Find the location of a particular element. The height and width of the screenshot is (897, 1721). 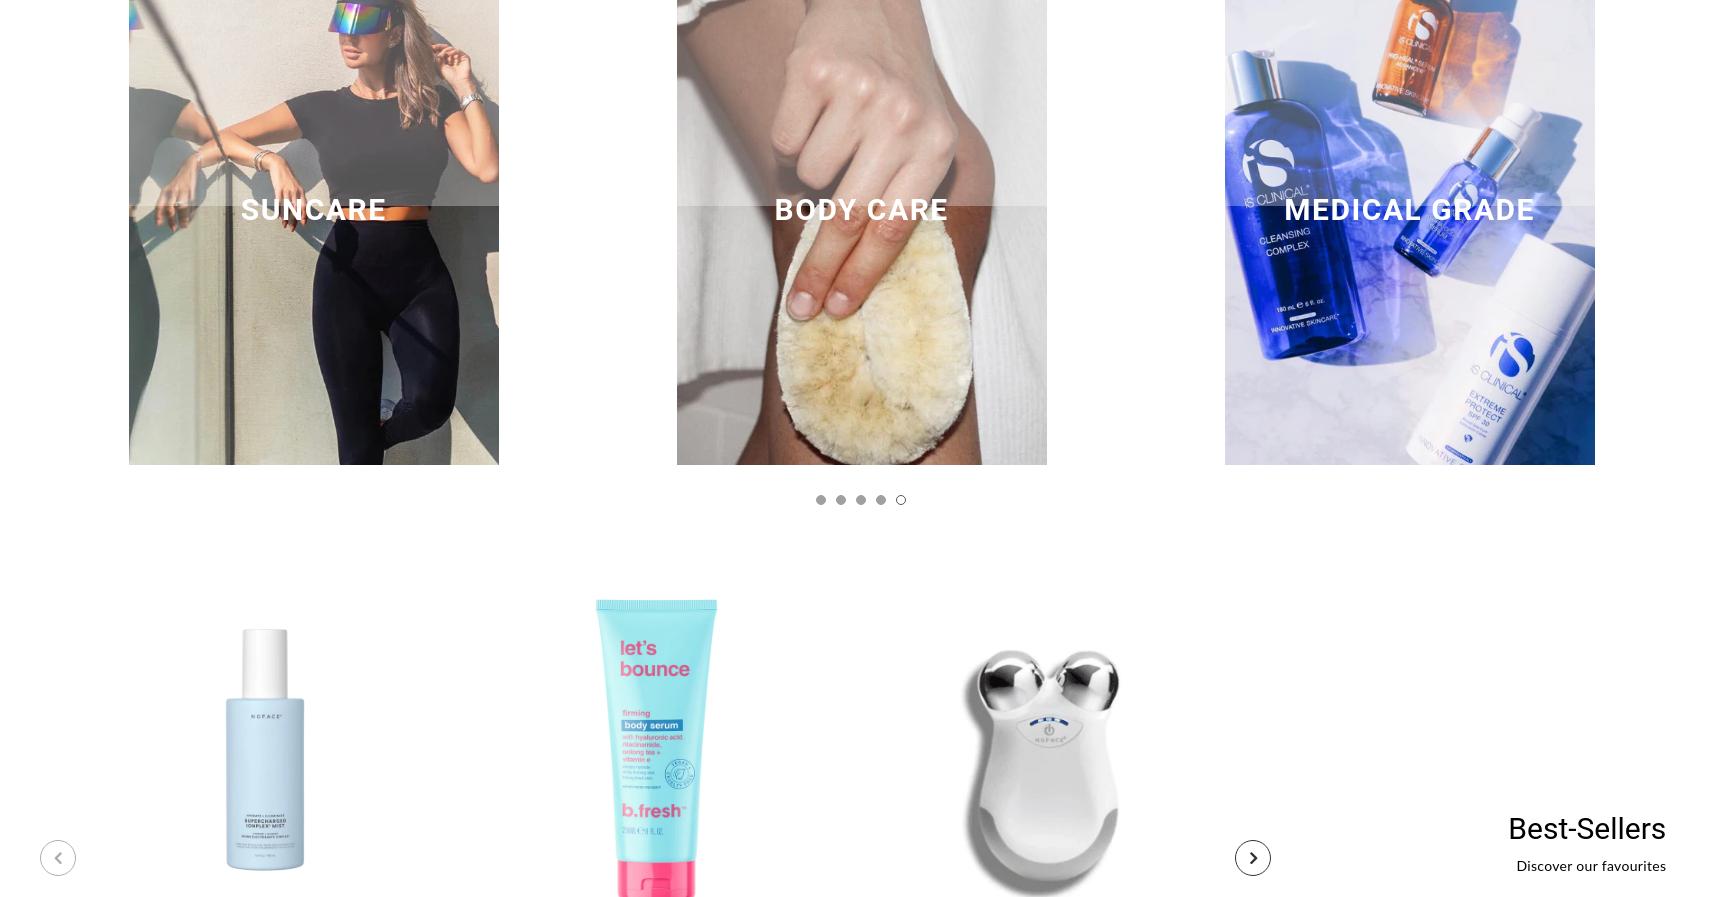

'Discover our favourites' is located at coordinates (1590, 865).